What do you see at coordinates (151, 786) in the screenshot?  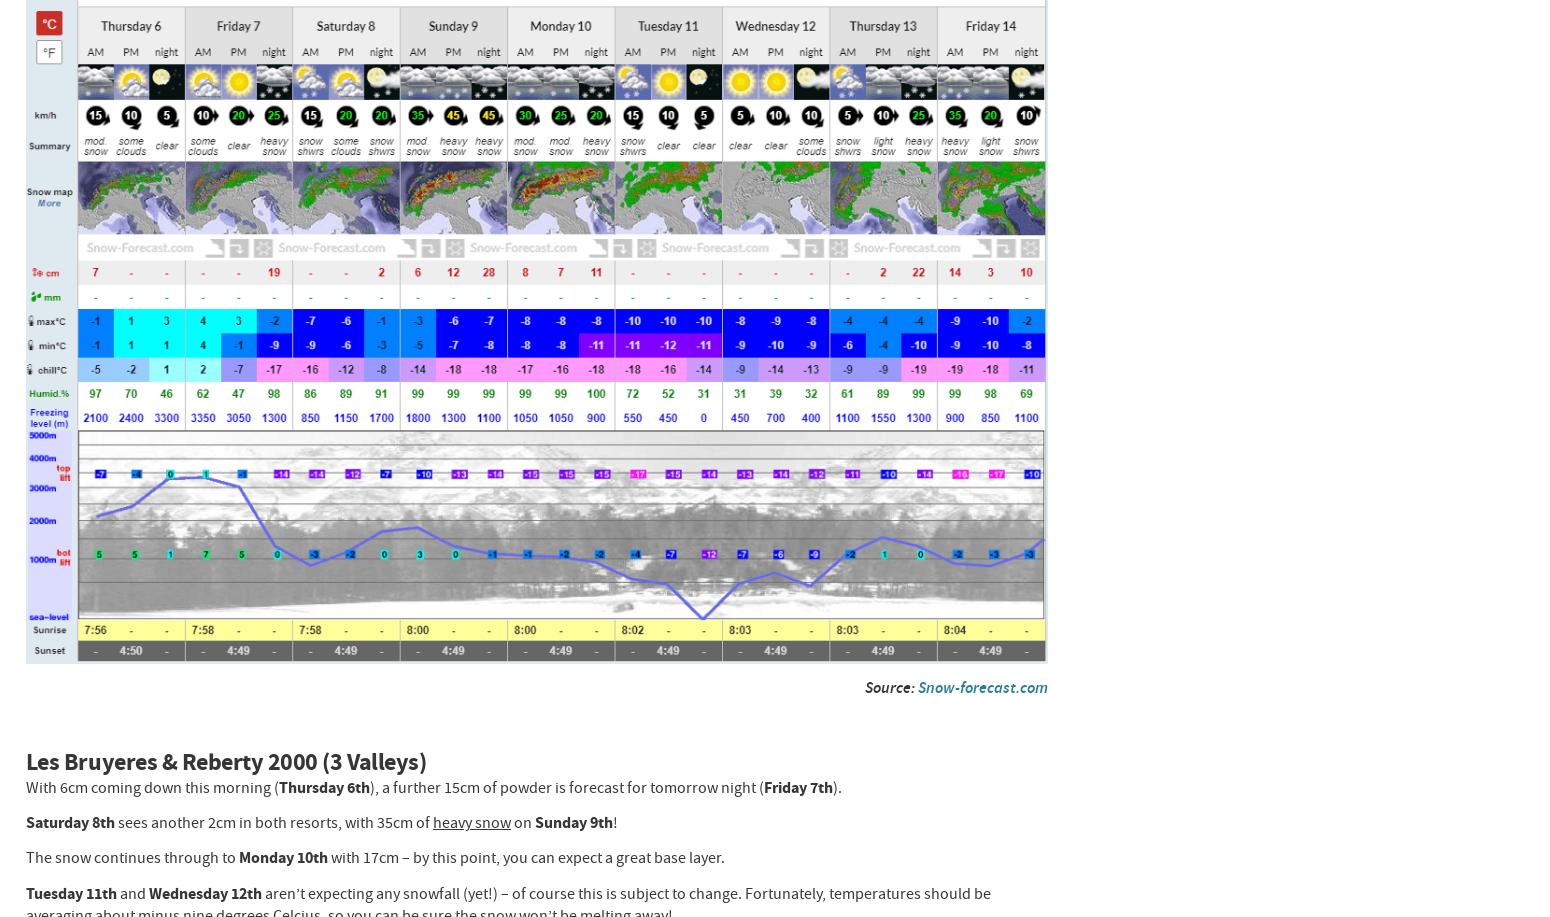 I see `'With 6cm coming down this morning ('` at bounding box center [151, 786].